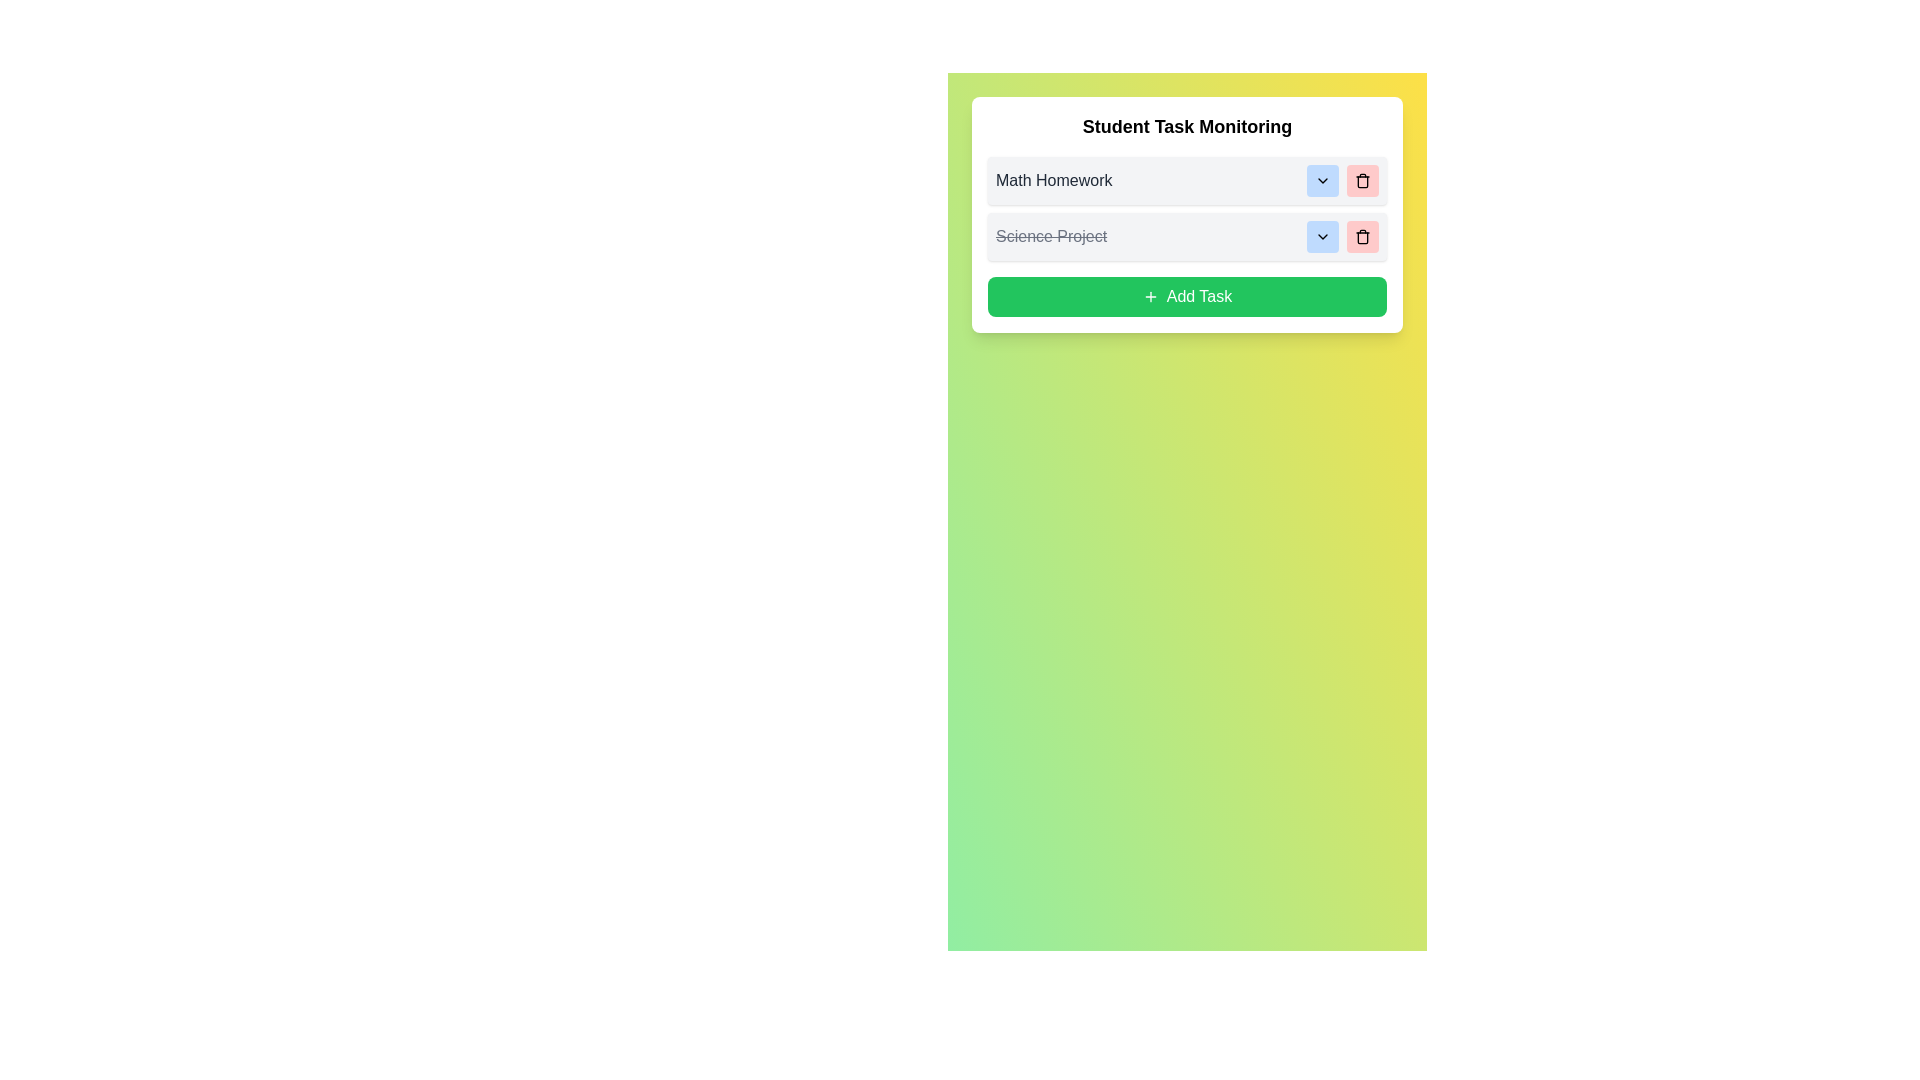  I want to click on the strikethrough text label 'Science Project', which indicates a completed task and is positioned directly under the 'Math Homework' element, so click(1050, 235).